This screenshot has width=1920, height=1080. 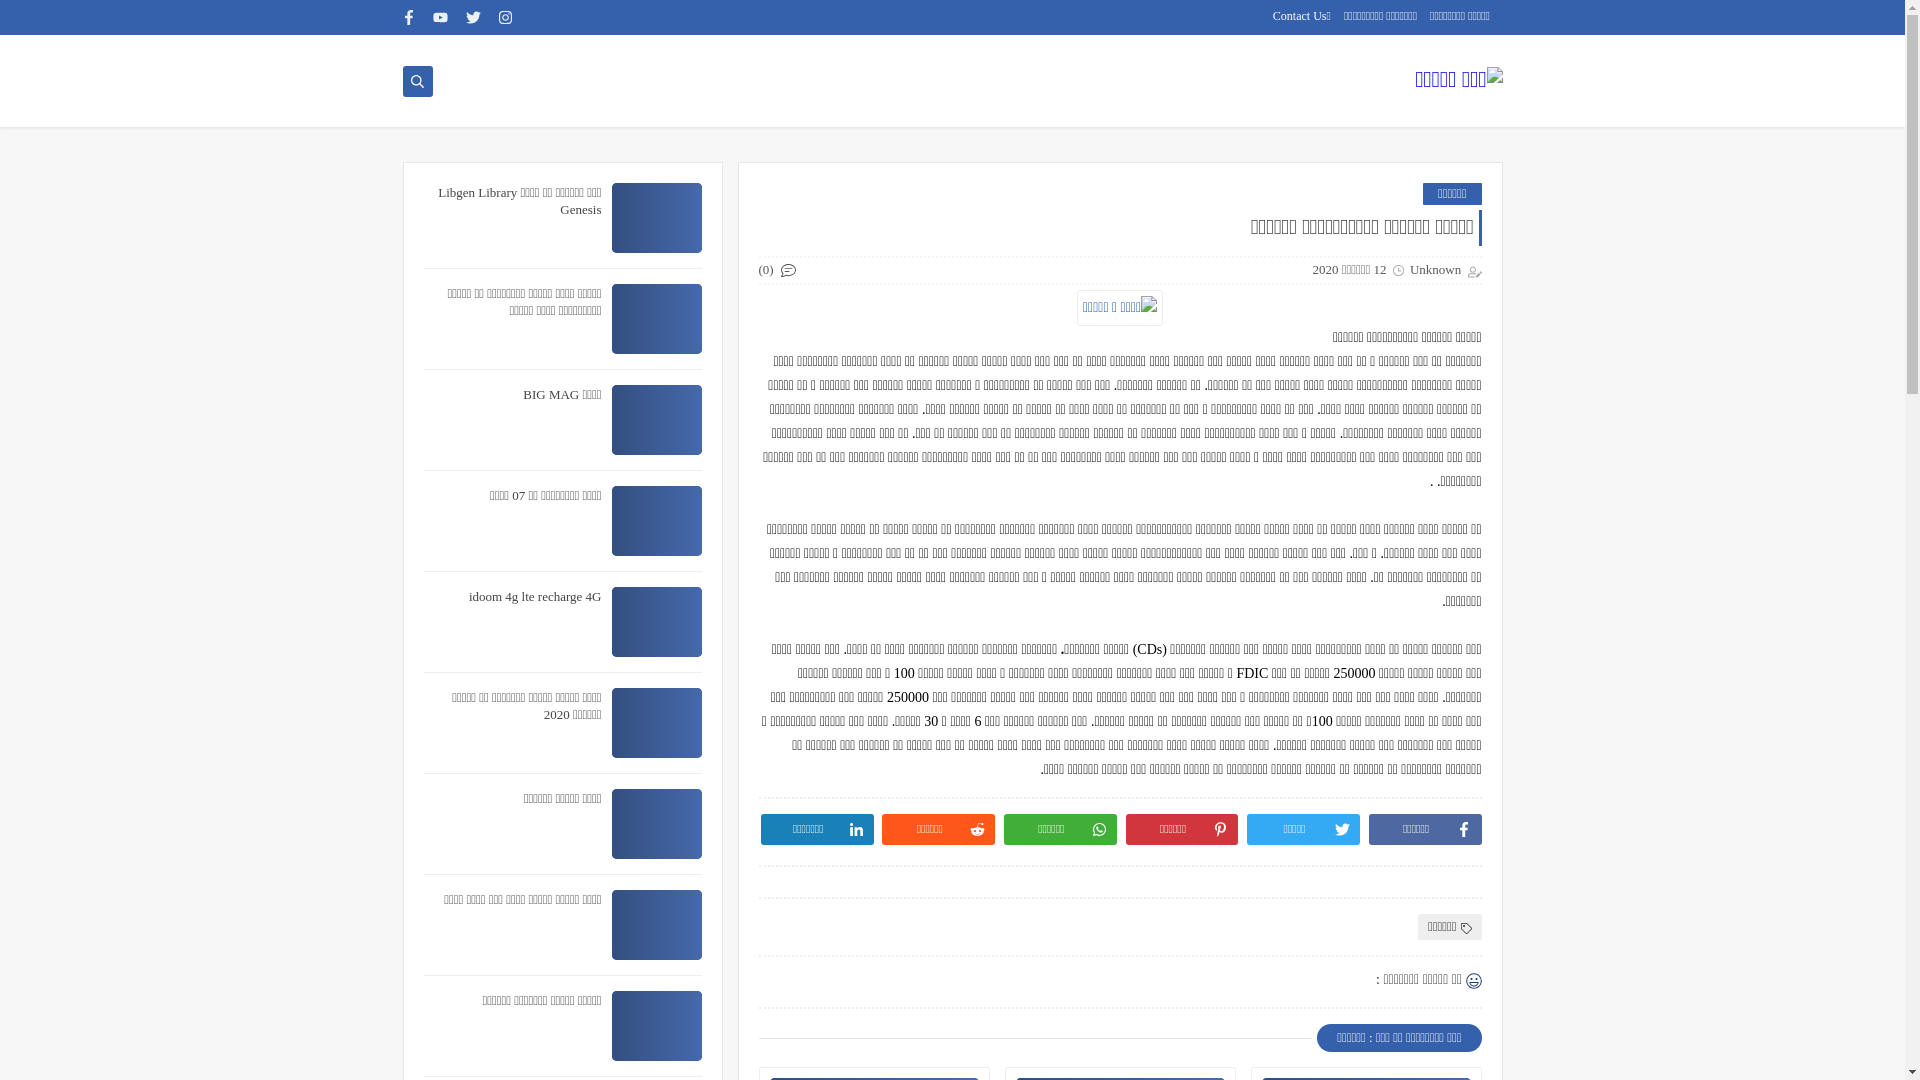 I want to click on 'instagram', so click(x=491, y=17).